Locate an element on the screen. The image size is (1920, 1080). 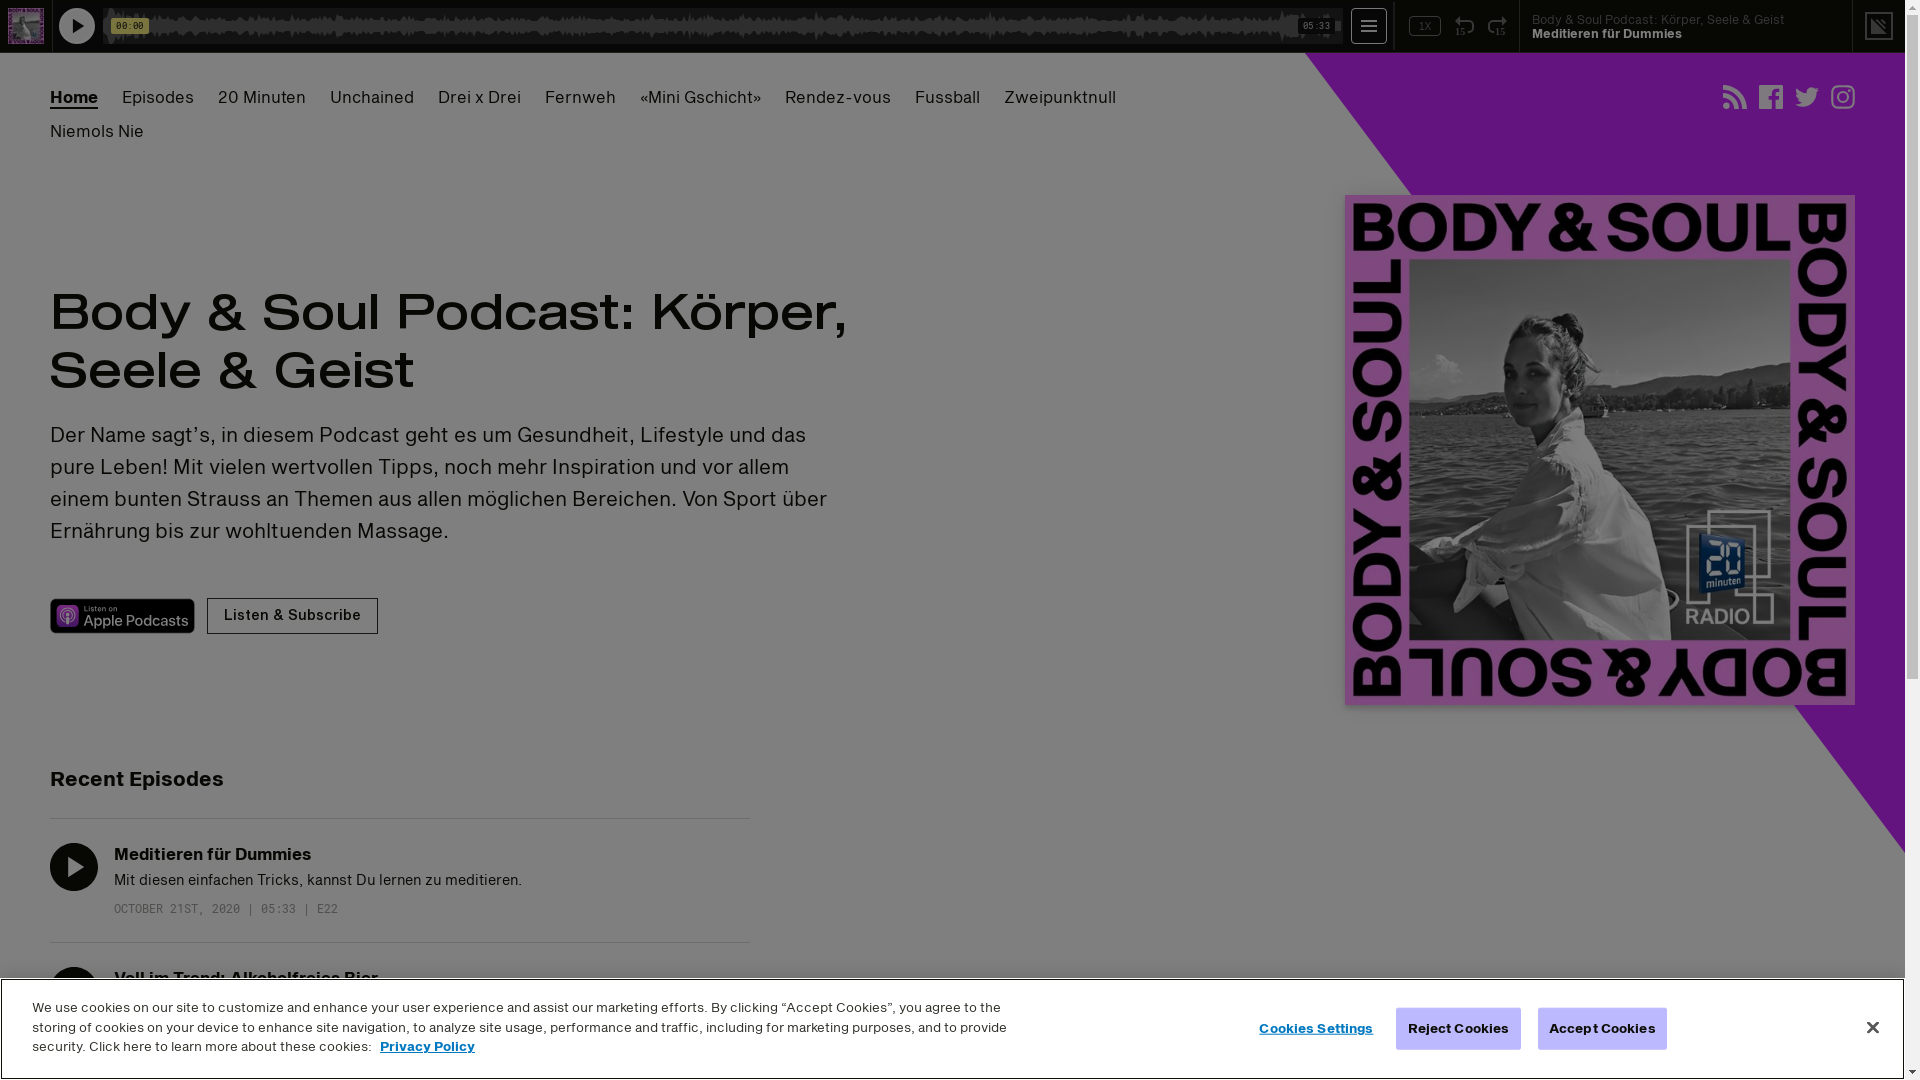
'Fernweh' is located at coordinates (579, 96).